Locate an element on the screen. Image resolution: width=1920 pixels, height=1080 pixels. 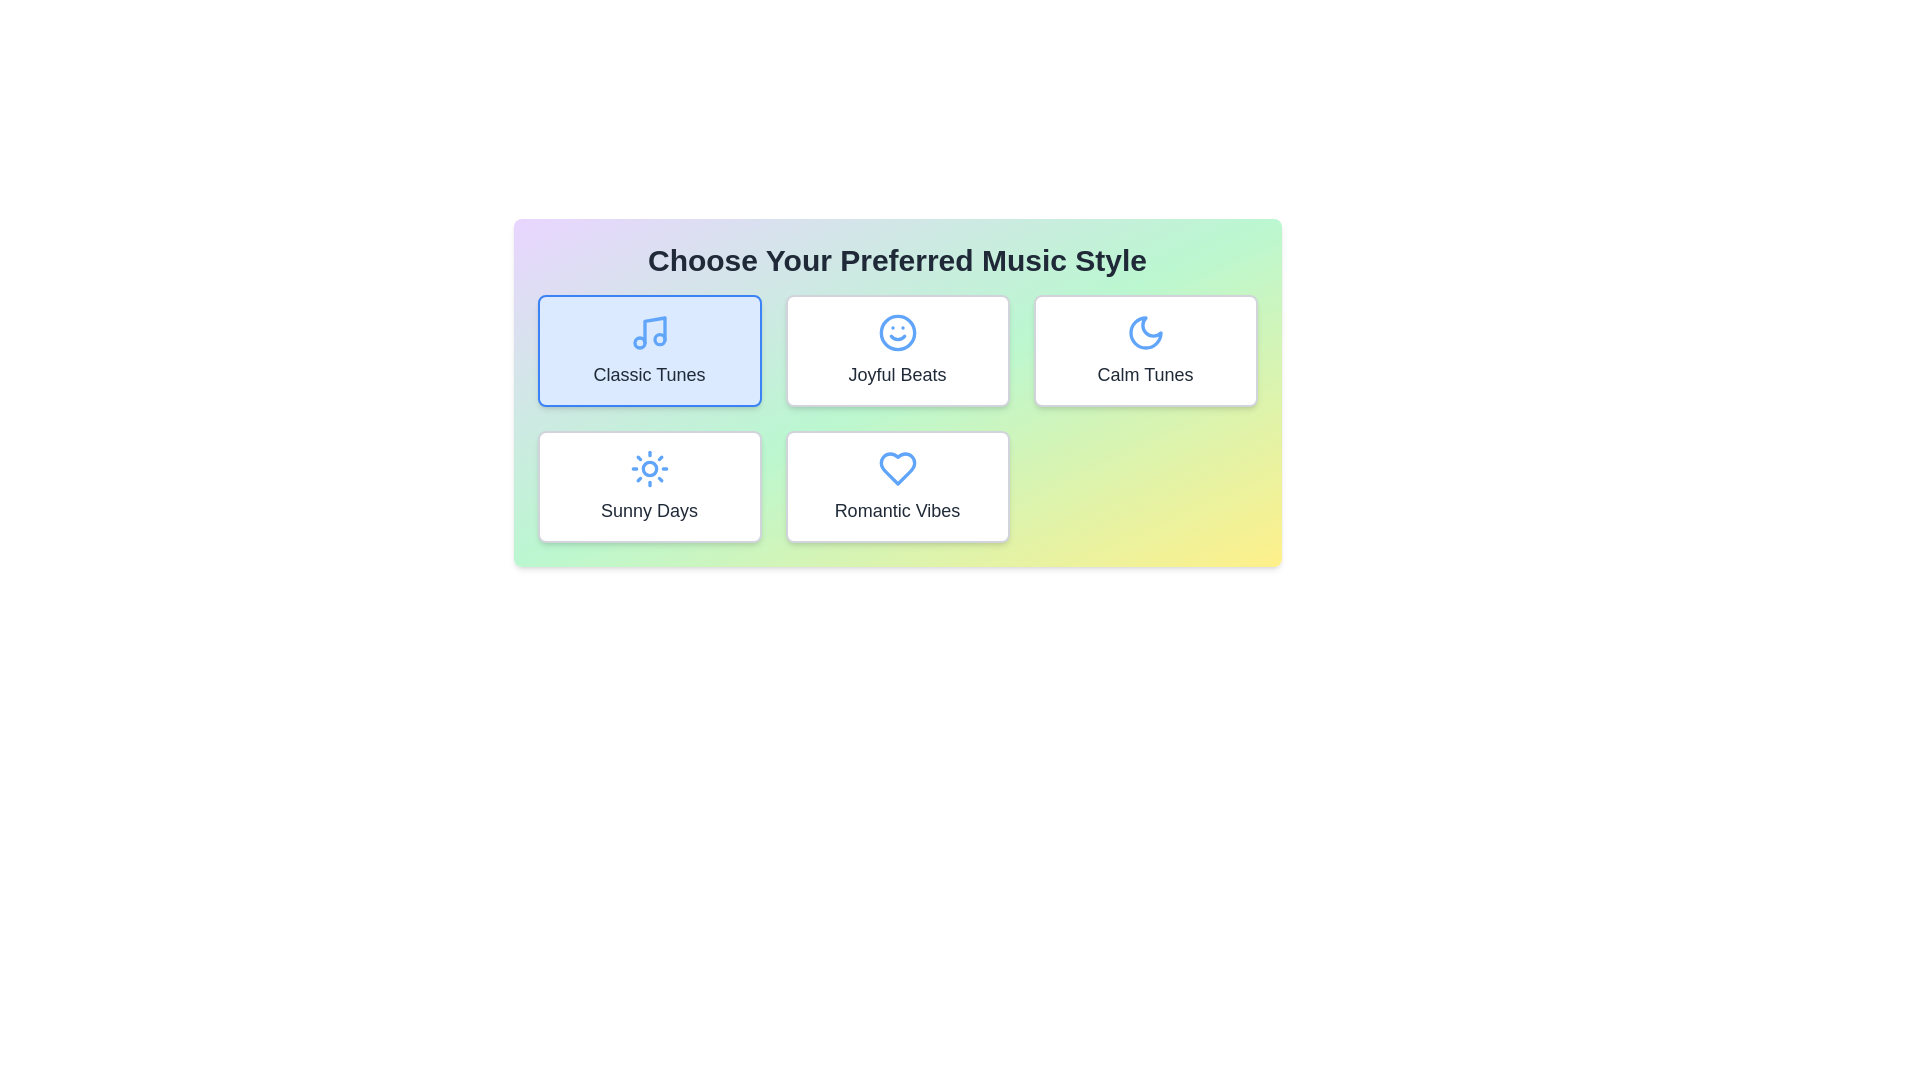
the blue heart icon located in the bottom-right card labeled 'Romantic Vibes' in the 3x2 grid layout is located at coordinates (896, 469).